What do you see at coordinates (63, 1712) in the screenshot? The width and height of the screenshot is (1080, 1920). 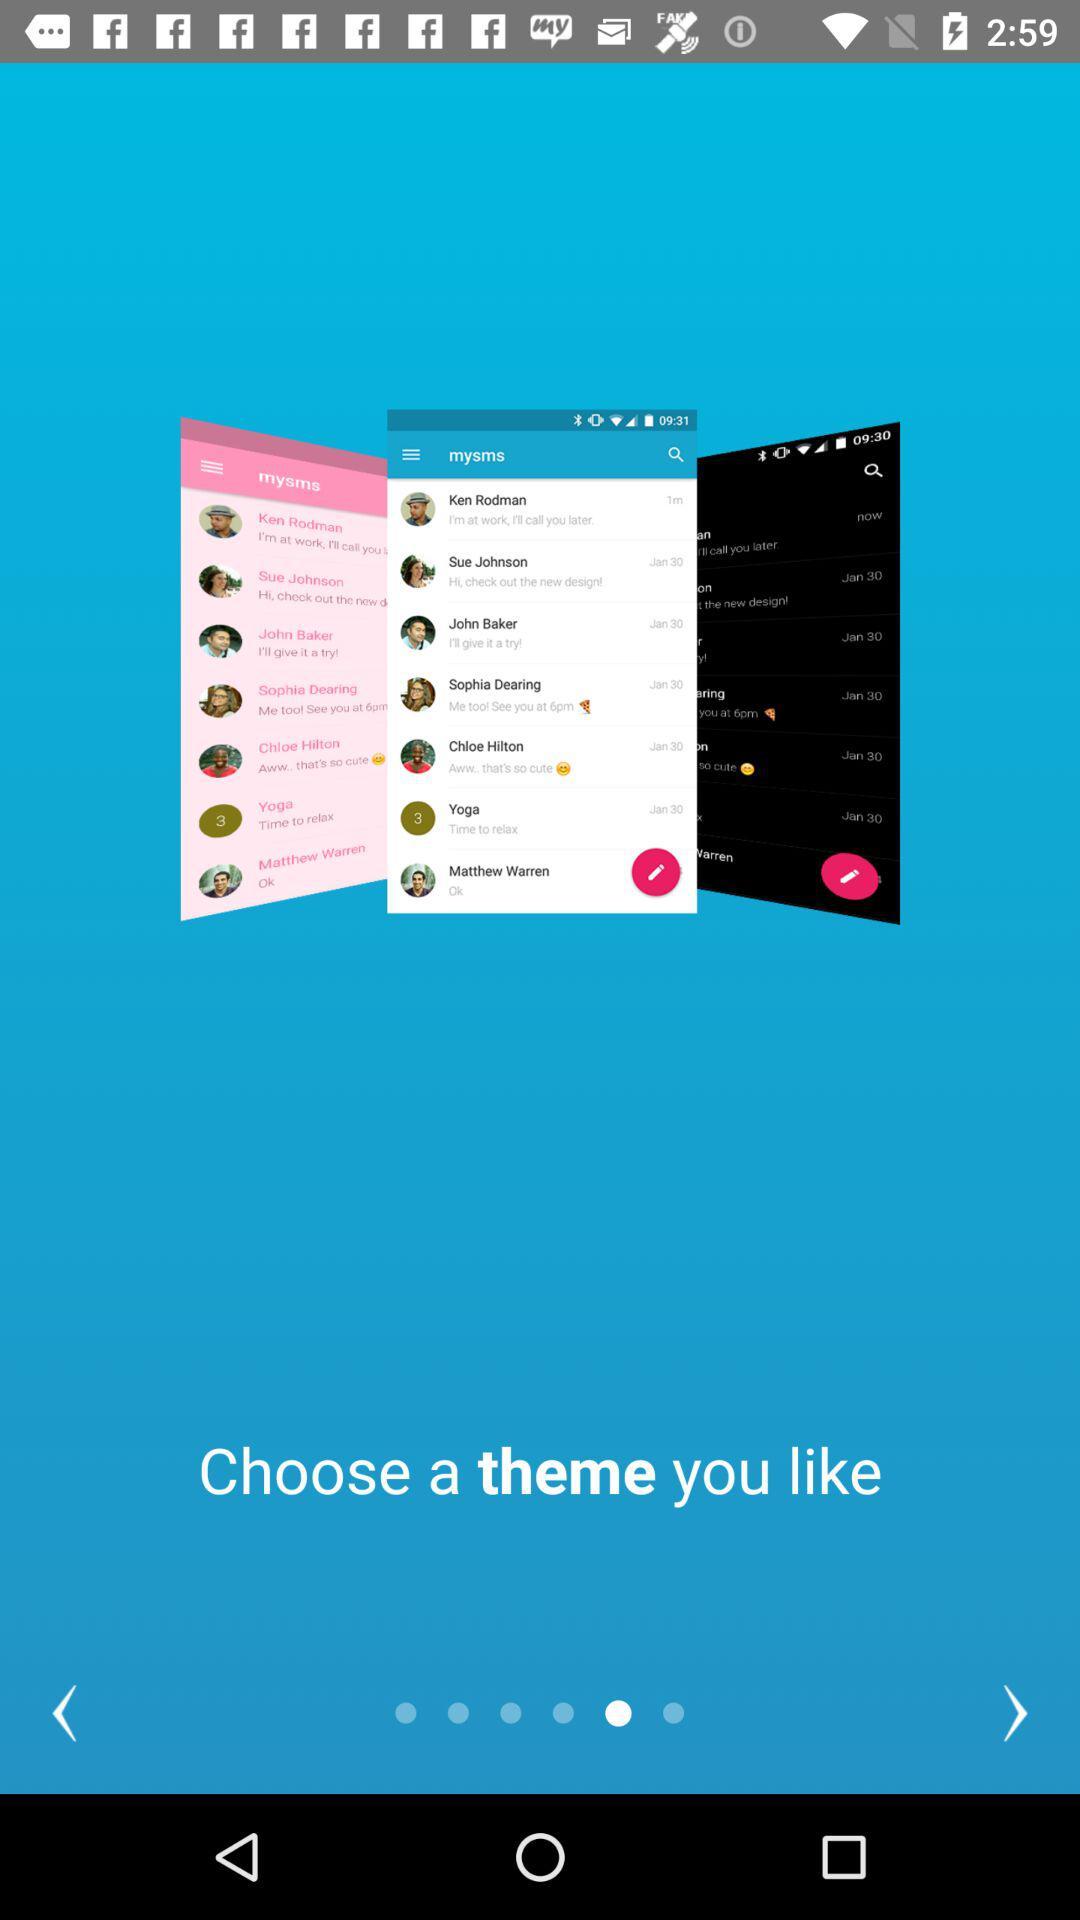 I see `the arrow_backward icon` at bounding box center [63, 1712].